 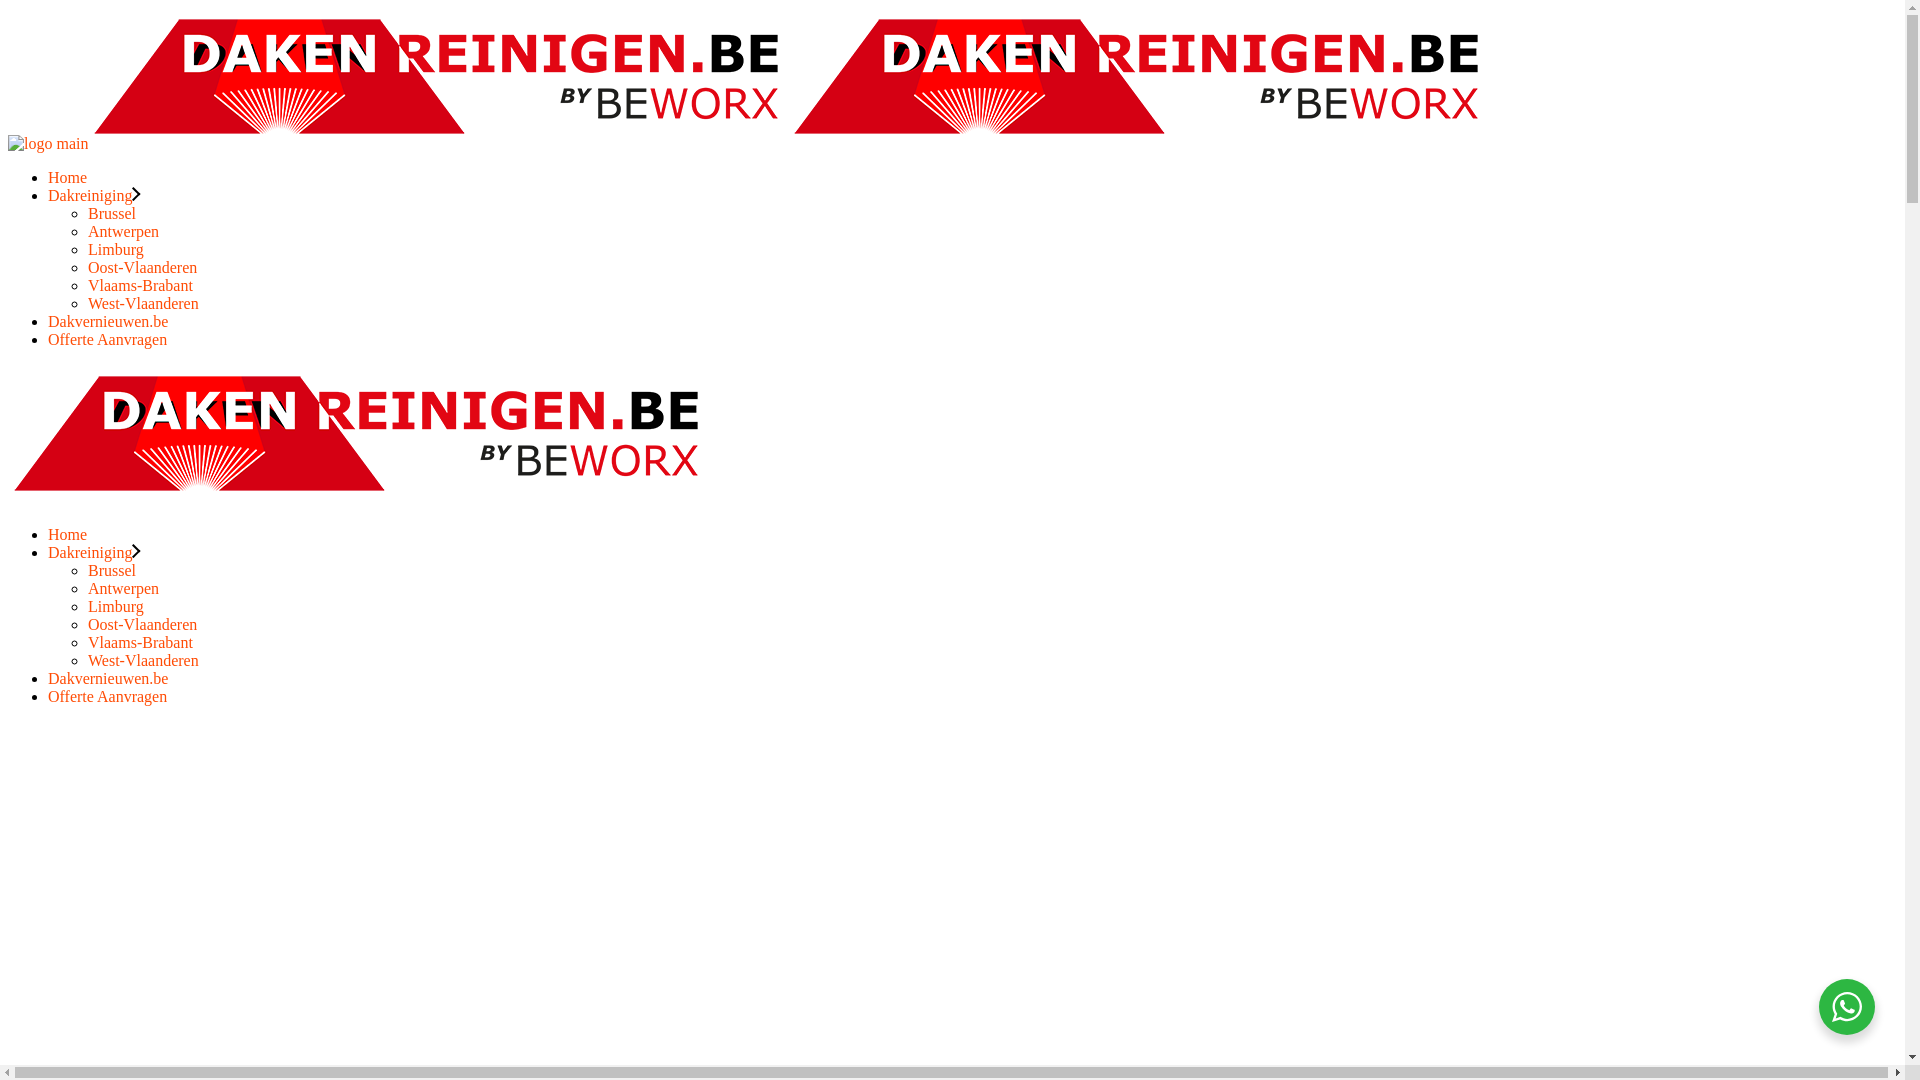 What do you see at coordinates (93, 195) in the screenshot?
I see `'Dakreiniging'` at bounding box center [93, 195].